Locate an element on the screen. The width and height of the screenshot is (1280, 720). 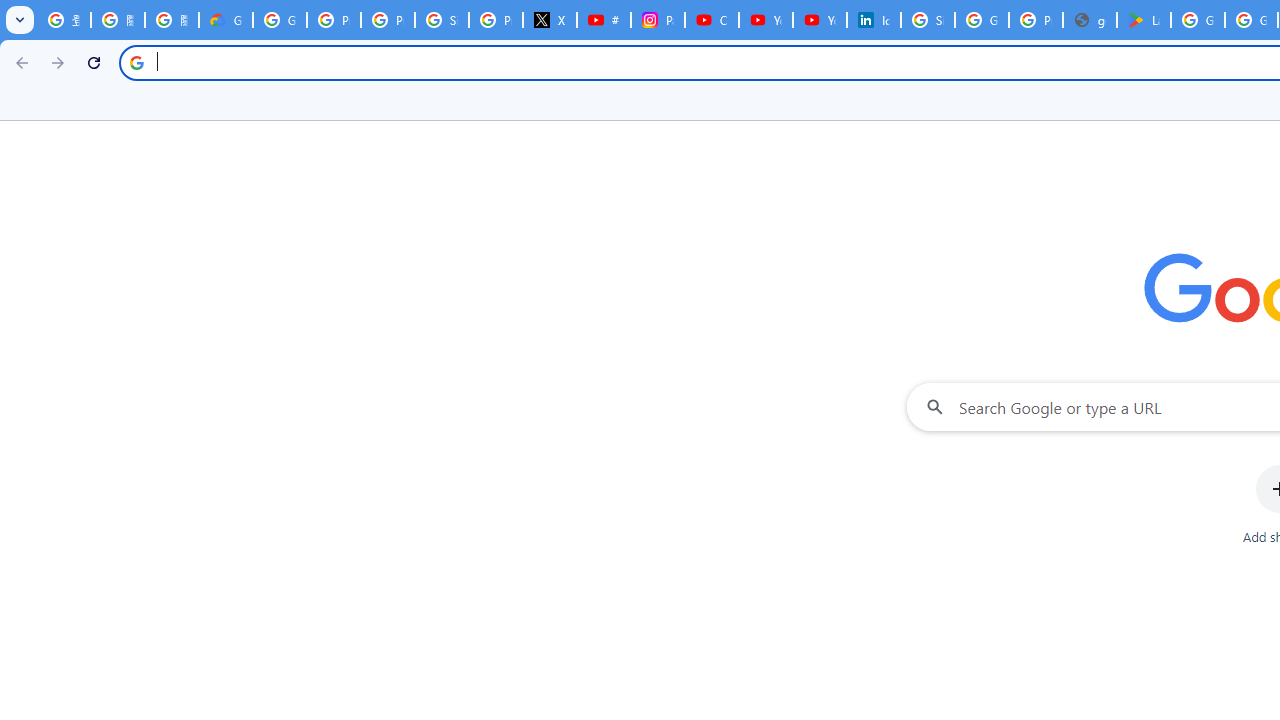
'Sign in - Google Accounts' is located at coordinates (927, 20).